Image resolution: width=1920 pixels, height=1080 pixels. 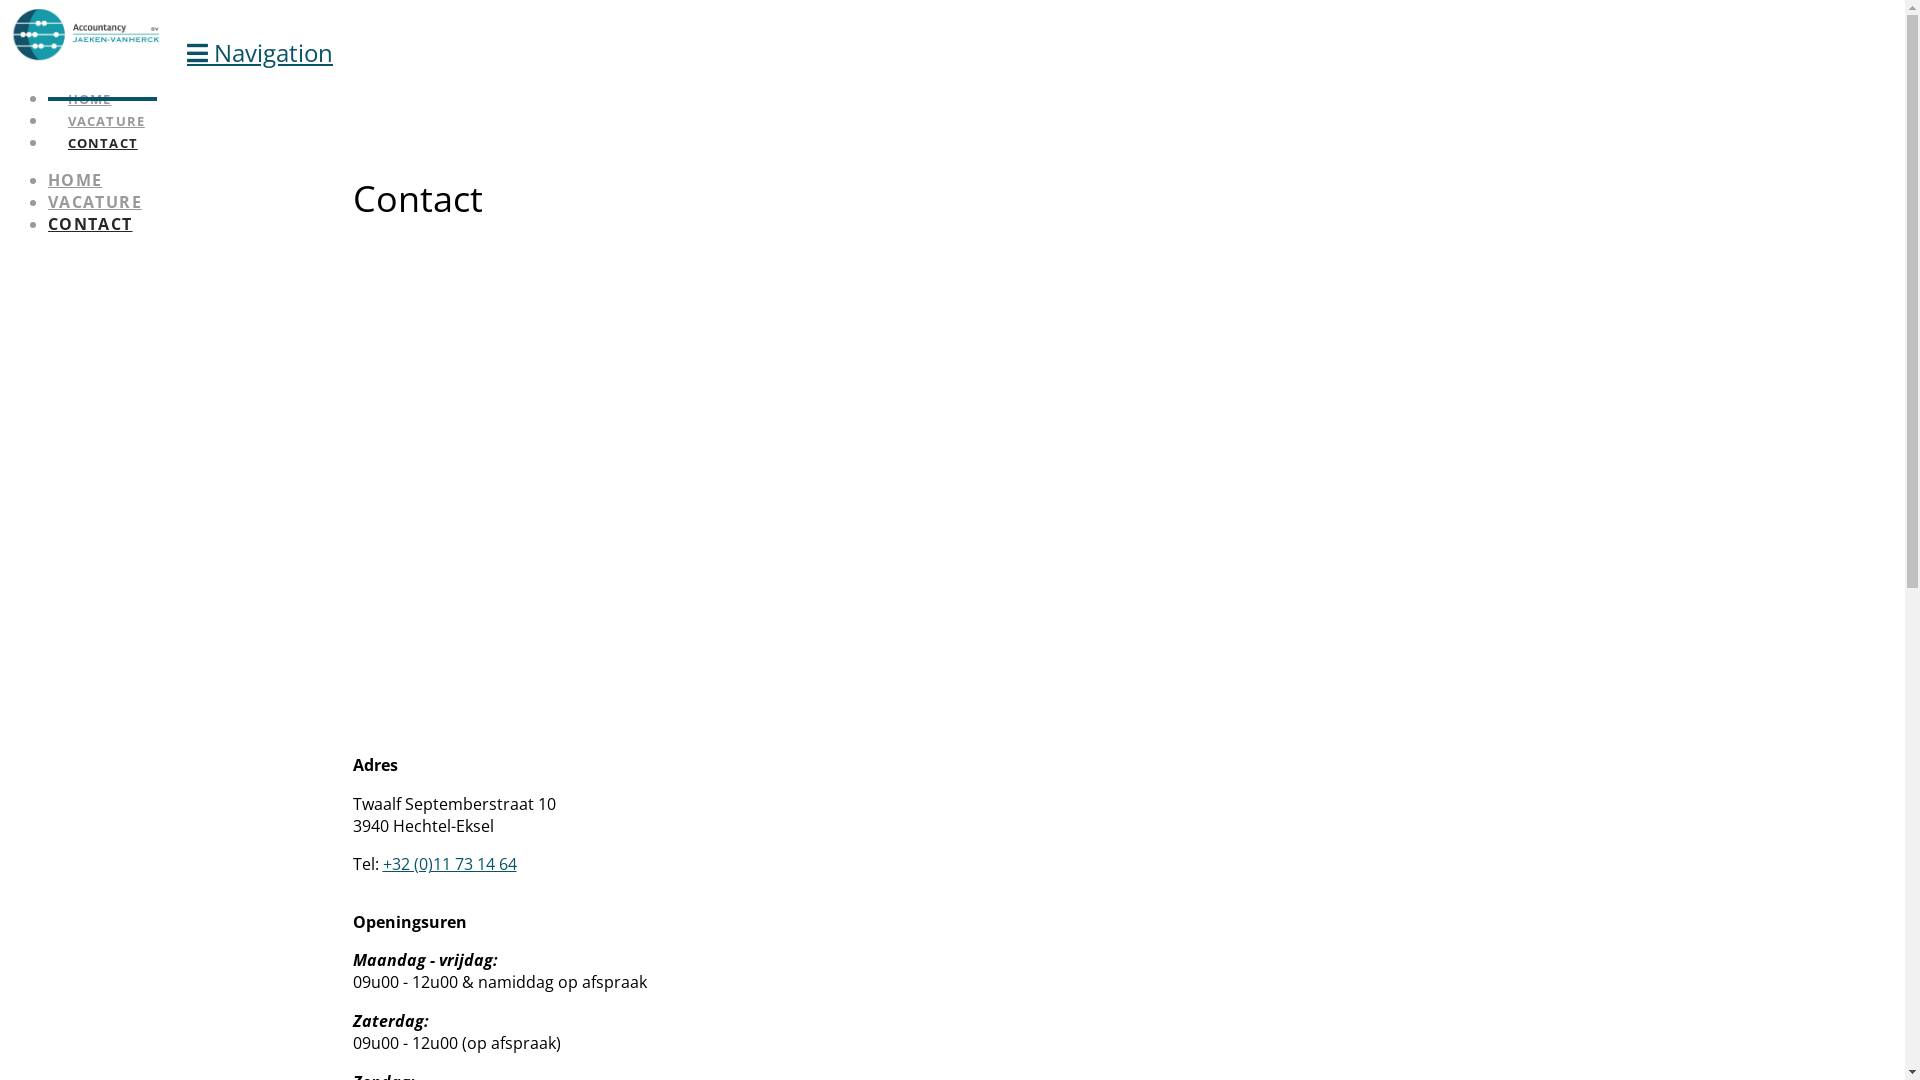 What do you see at coordinates (448, 863) in the screenshot?
I see `'+32 (0)11 73 14 64'` at bounding box center [448, 863].